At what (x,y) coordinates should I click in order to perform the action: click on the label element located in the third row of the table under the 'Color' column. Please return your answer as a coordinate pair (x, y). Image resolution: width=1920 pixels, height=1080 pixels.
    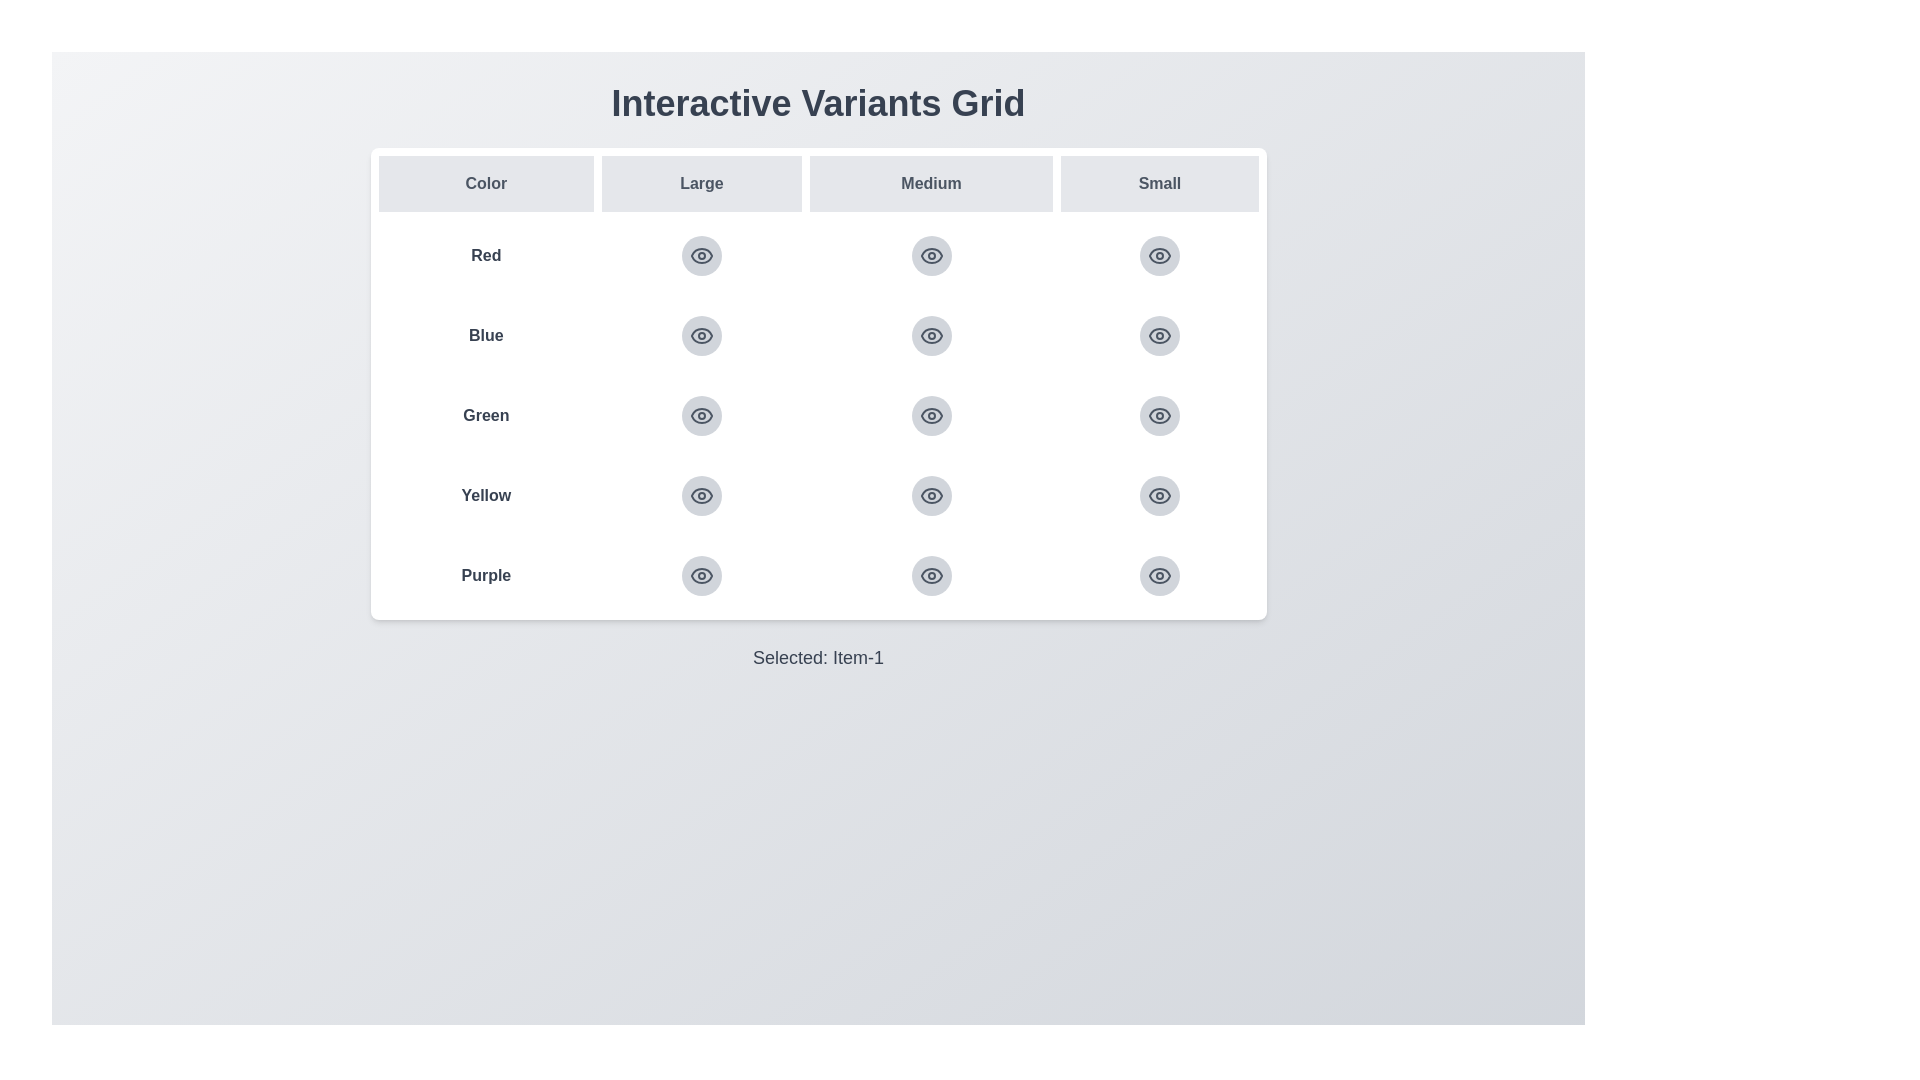
    Looking at the image, I should click on (818, 415).